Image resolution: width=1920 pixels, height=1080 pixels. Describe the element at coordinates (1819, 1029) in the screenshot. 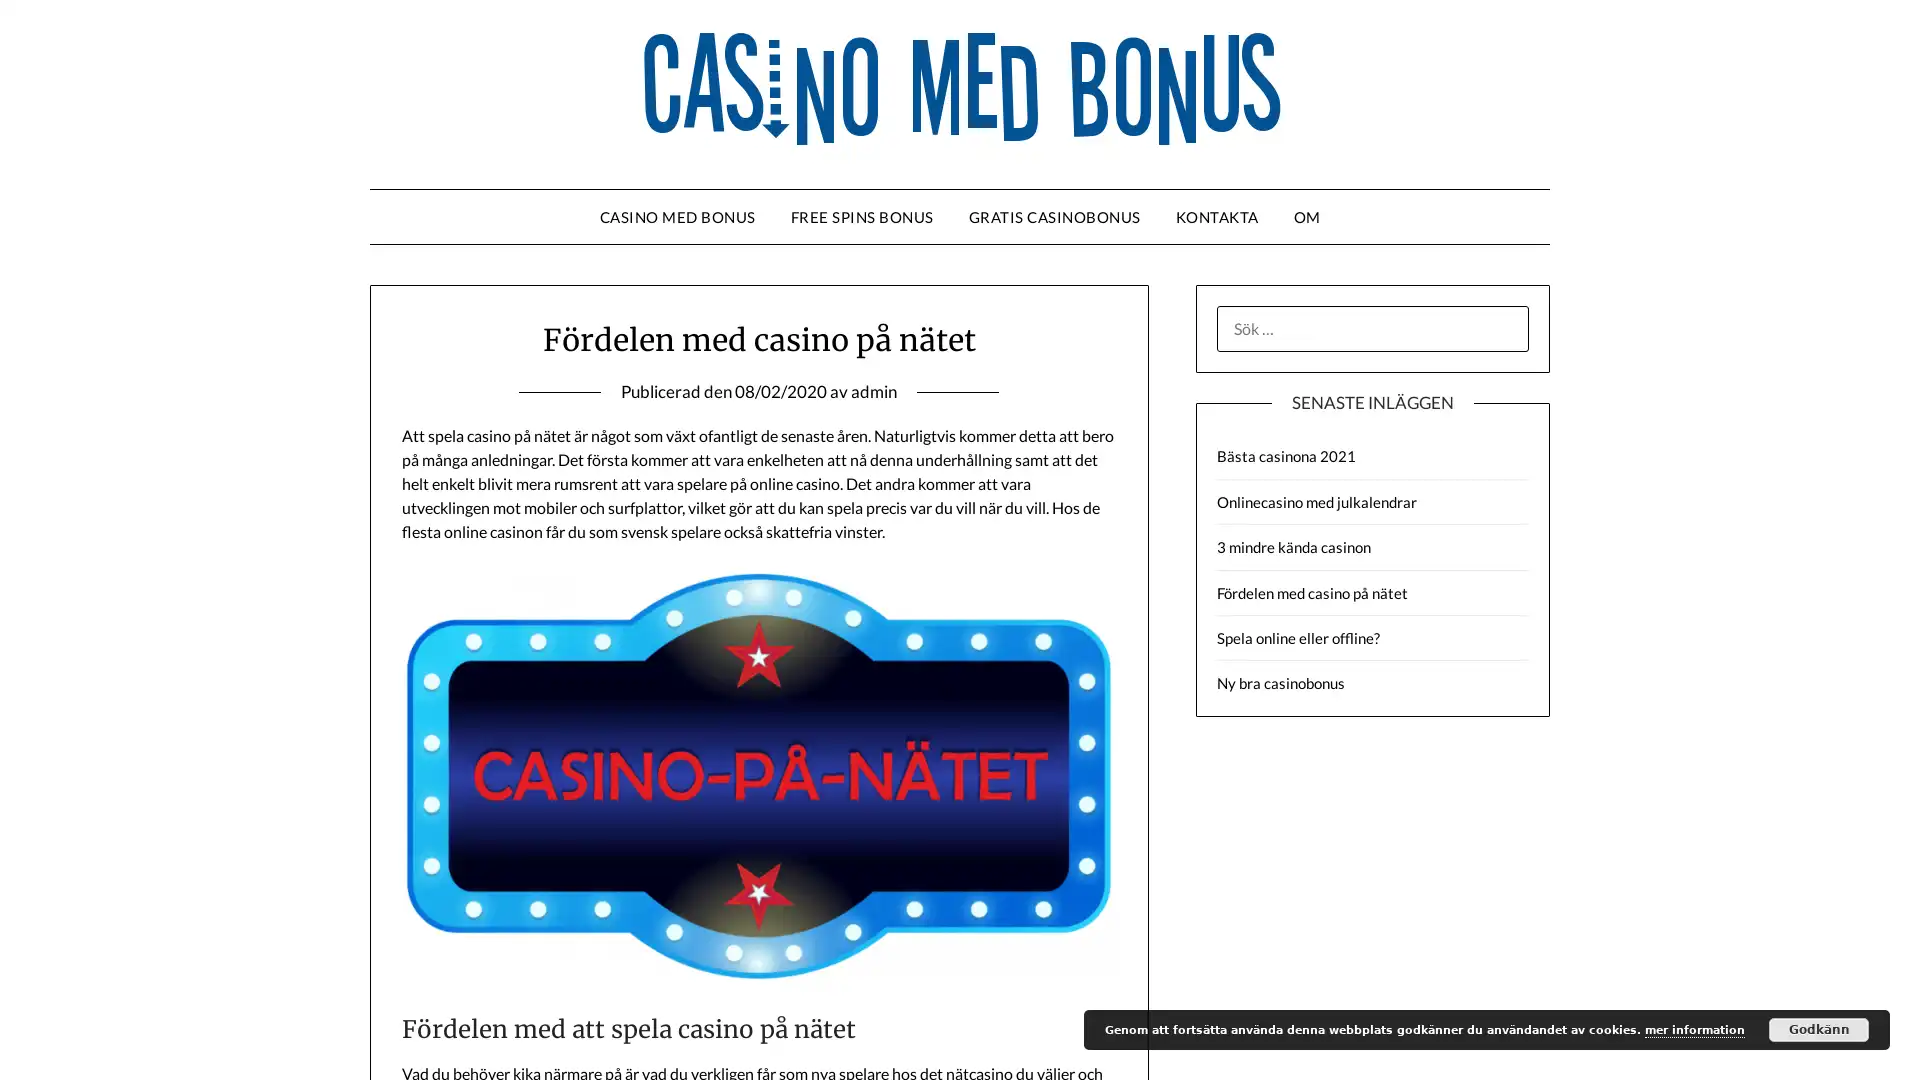

I see `Godkann` at that location.